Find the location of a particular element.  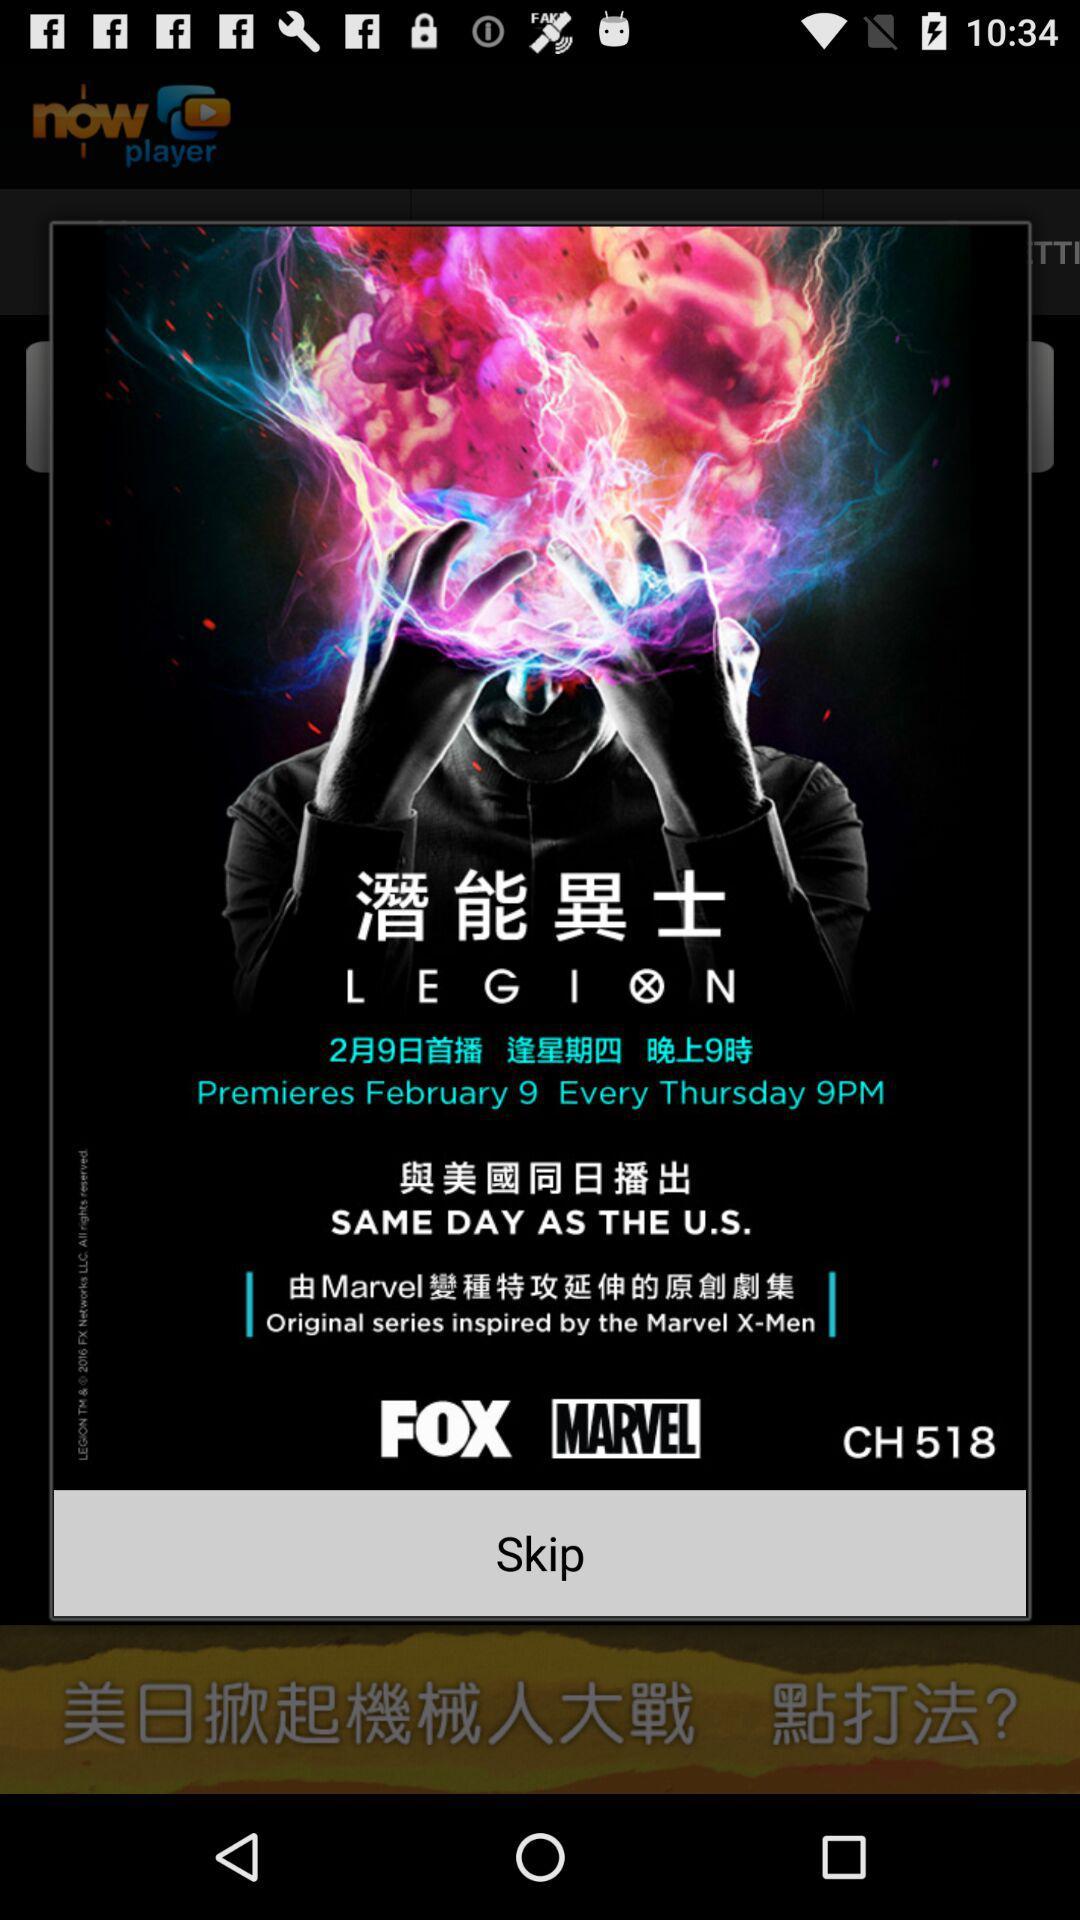

website is located at coordinates (540, 858).